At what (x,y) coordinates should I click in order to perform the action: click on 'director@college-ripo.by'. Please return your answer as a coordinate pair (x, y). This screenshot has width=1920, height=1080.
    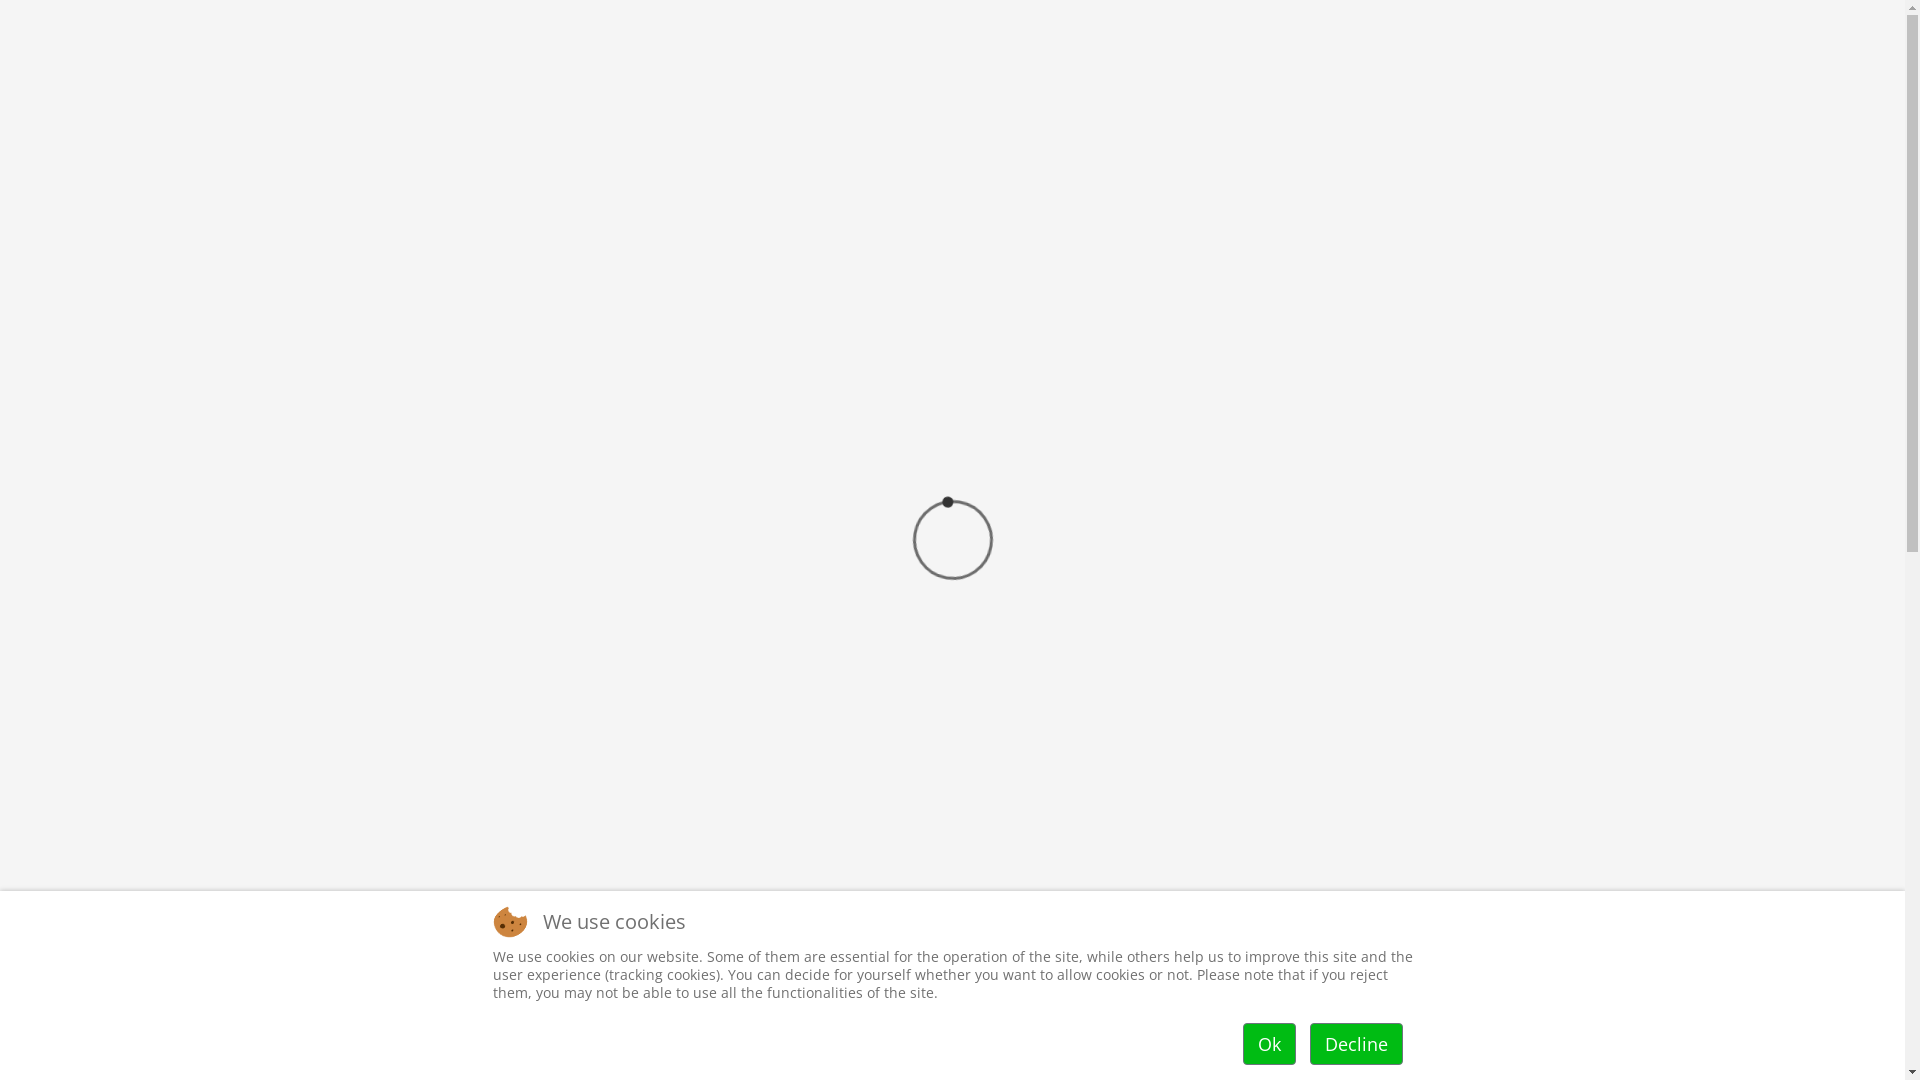
    Looking at the image, I should click on (1437, 20).